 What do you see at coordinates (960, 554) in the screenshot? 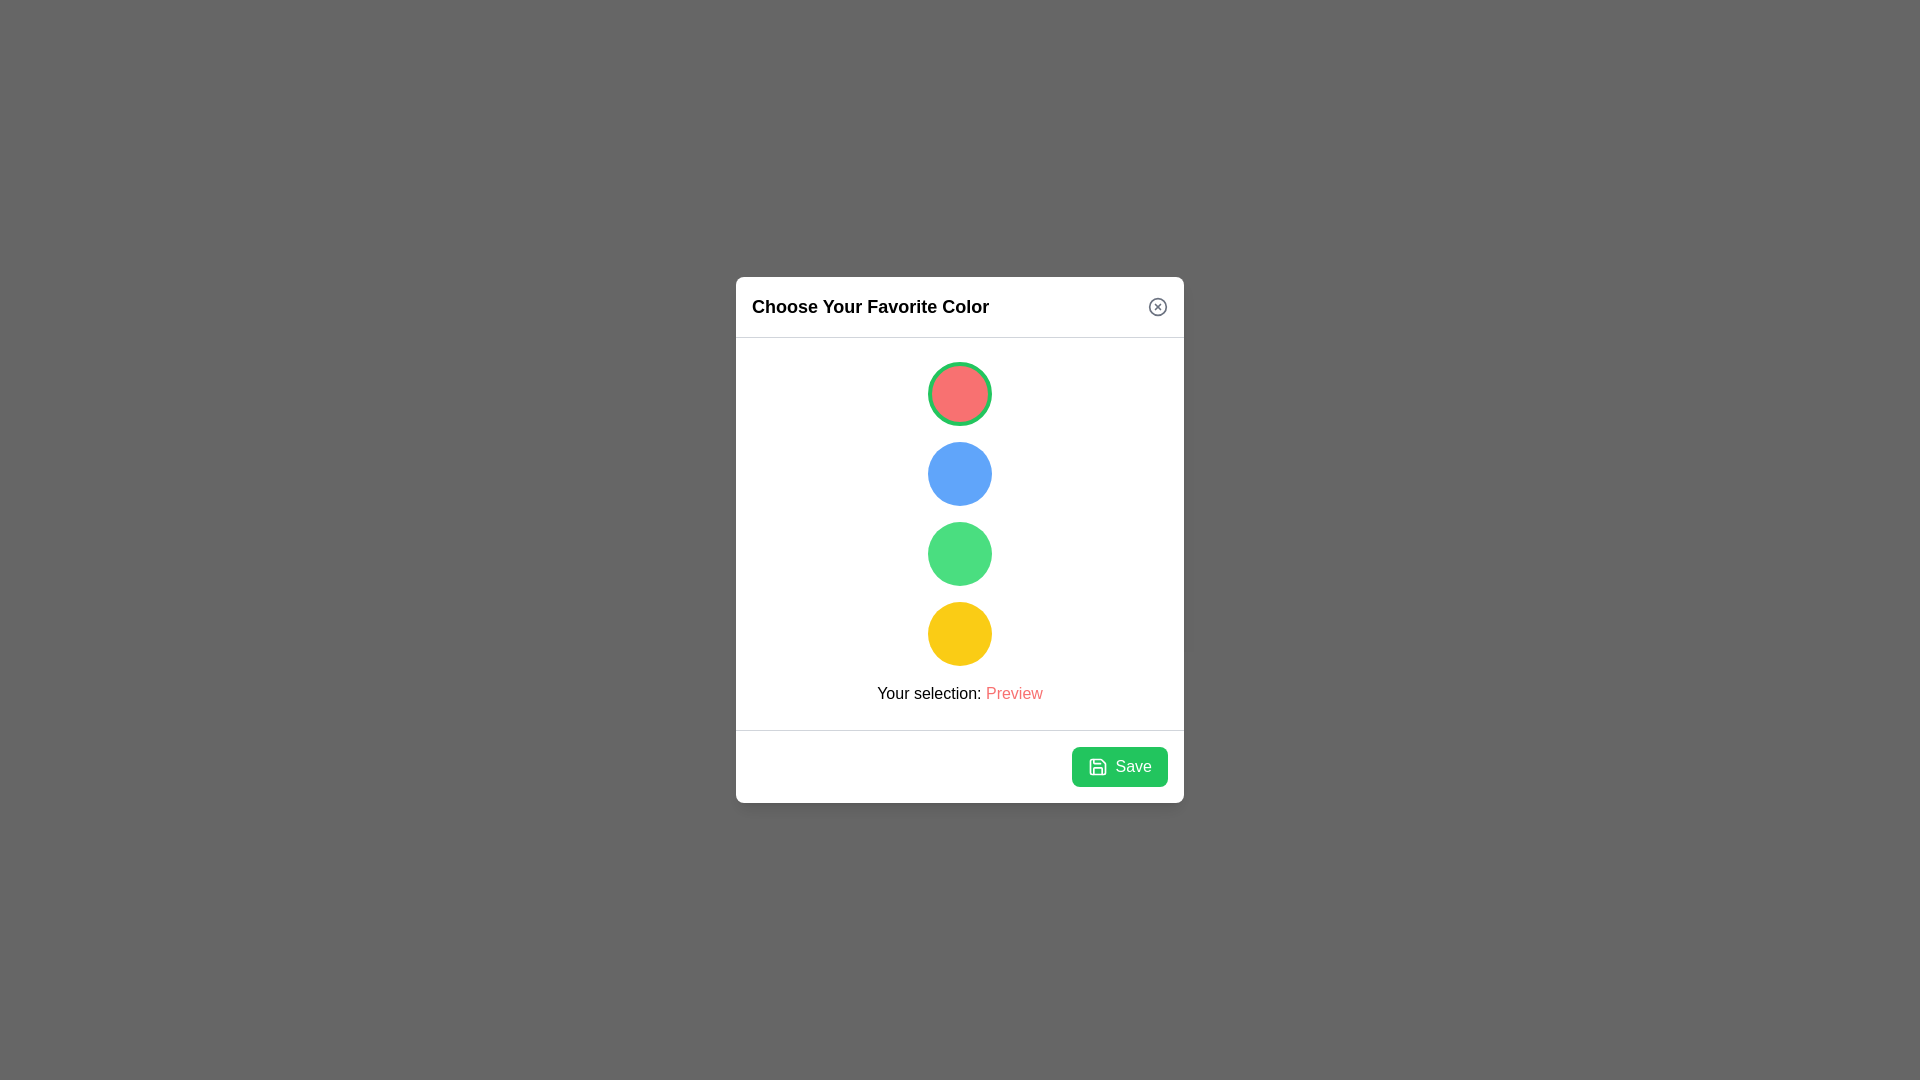
I see `the color circle corresponding to green` at bounding box center [960, 554].